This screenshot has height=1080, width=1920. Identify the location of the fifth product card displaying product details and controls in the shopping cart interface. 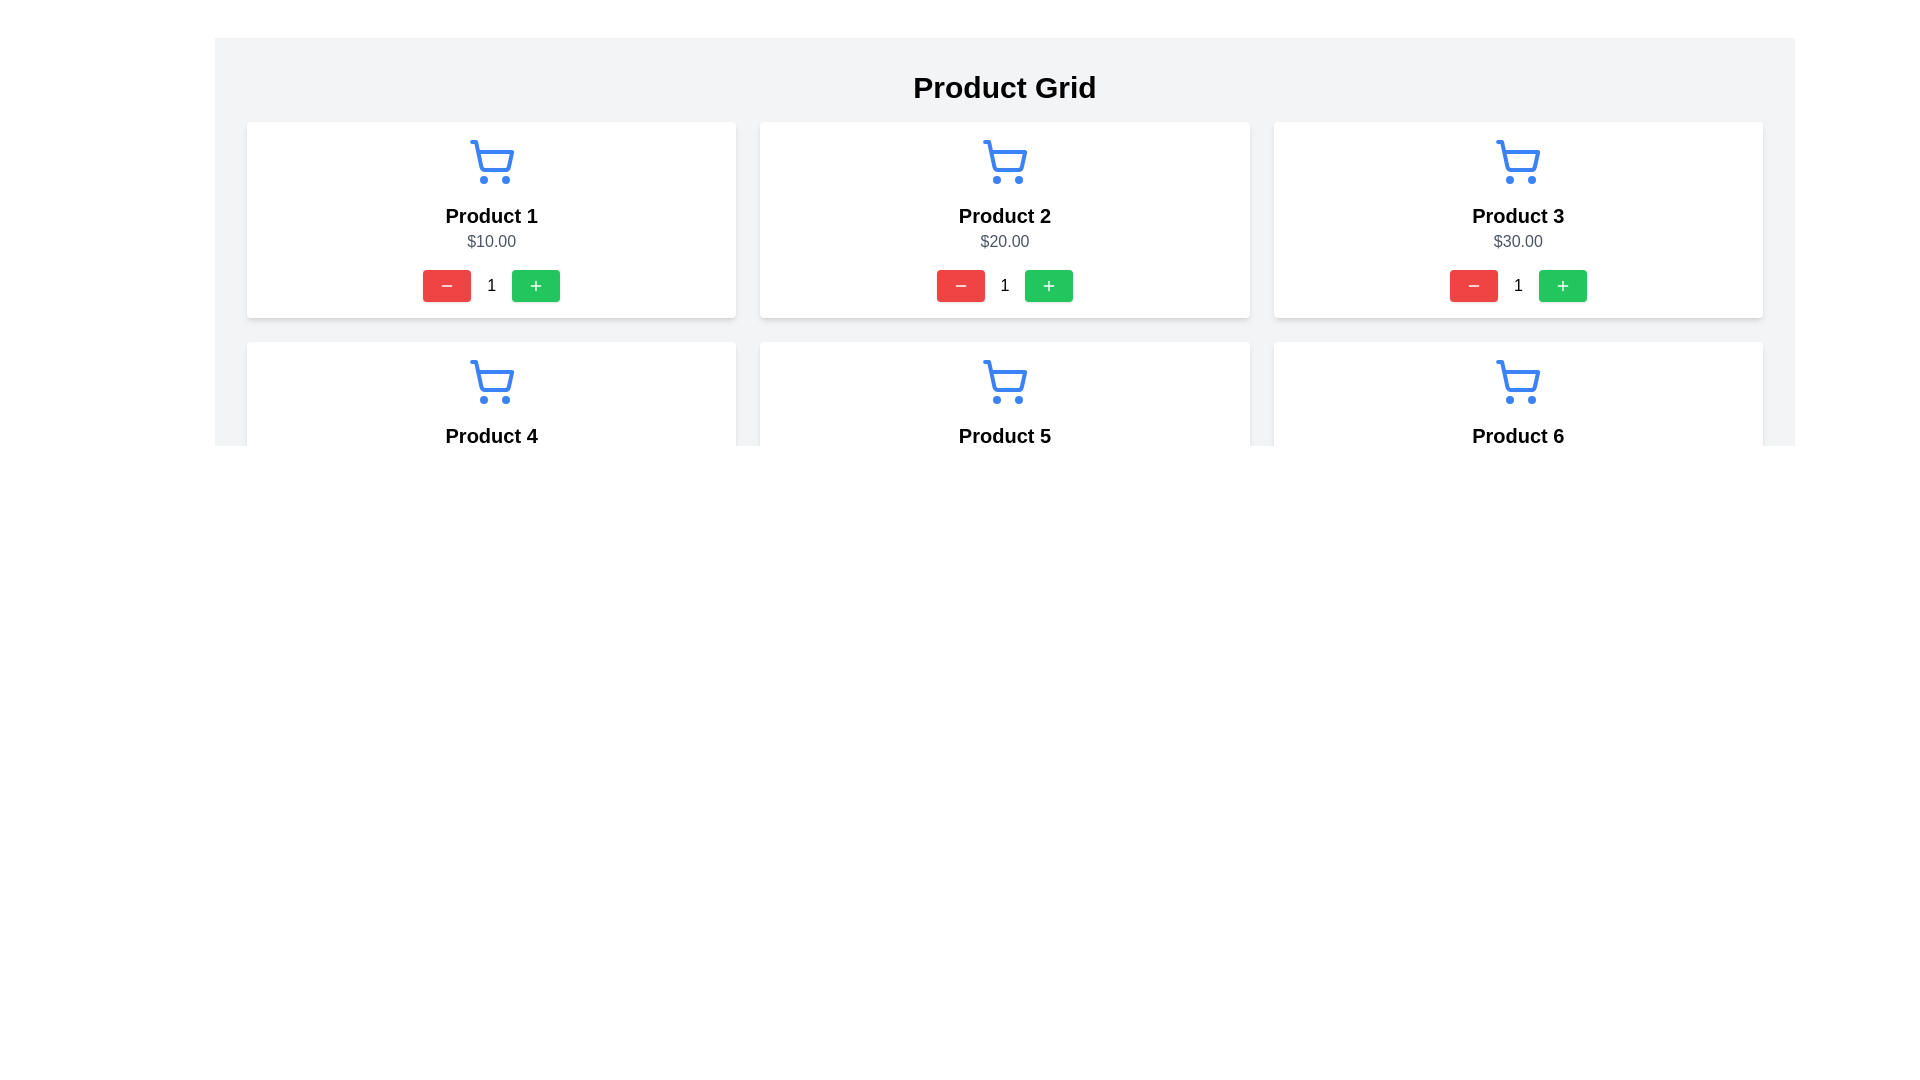
(1004, 438).